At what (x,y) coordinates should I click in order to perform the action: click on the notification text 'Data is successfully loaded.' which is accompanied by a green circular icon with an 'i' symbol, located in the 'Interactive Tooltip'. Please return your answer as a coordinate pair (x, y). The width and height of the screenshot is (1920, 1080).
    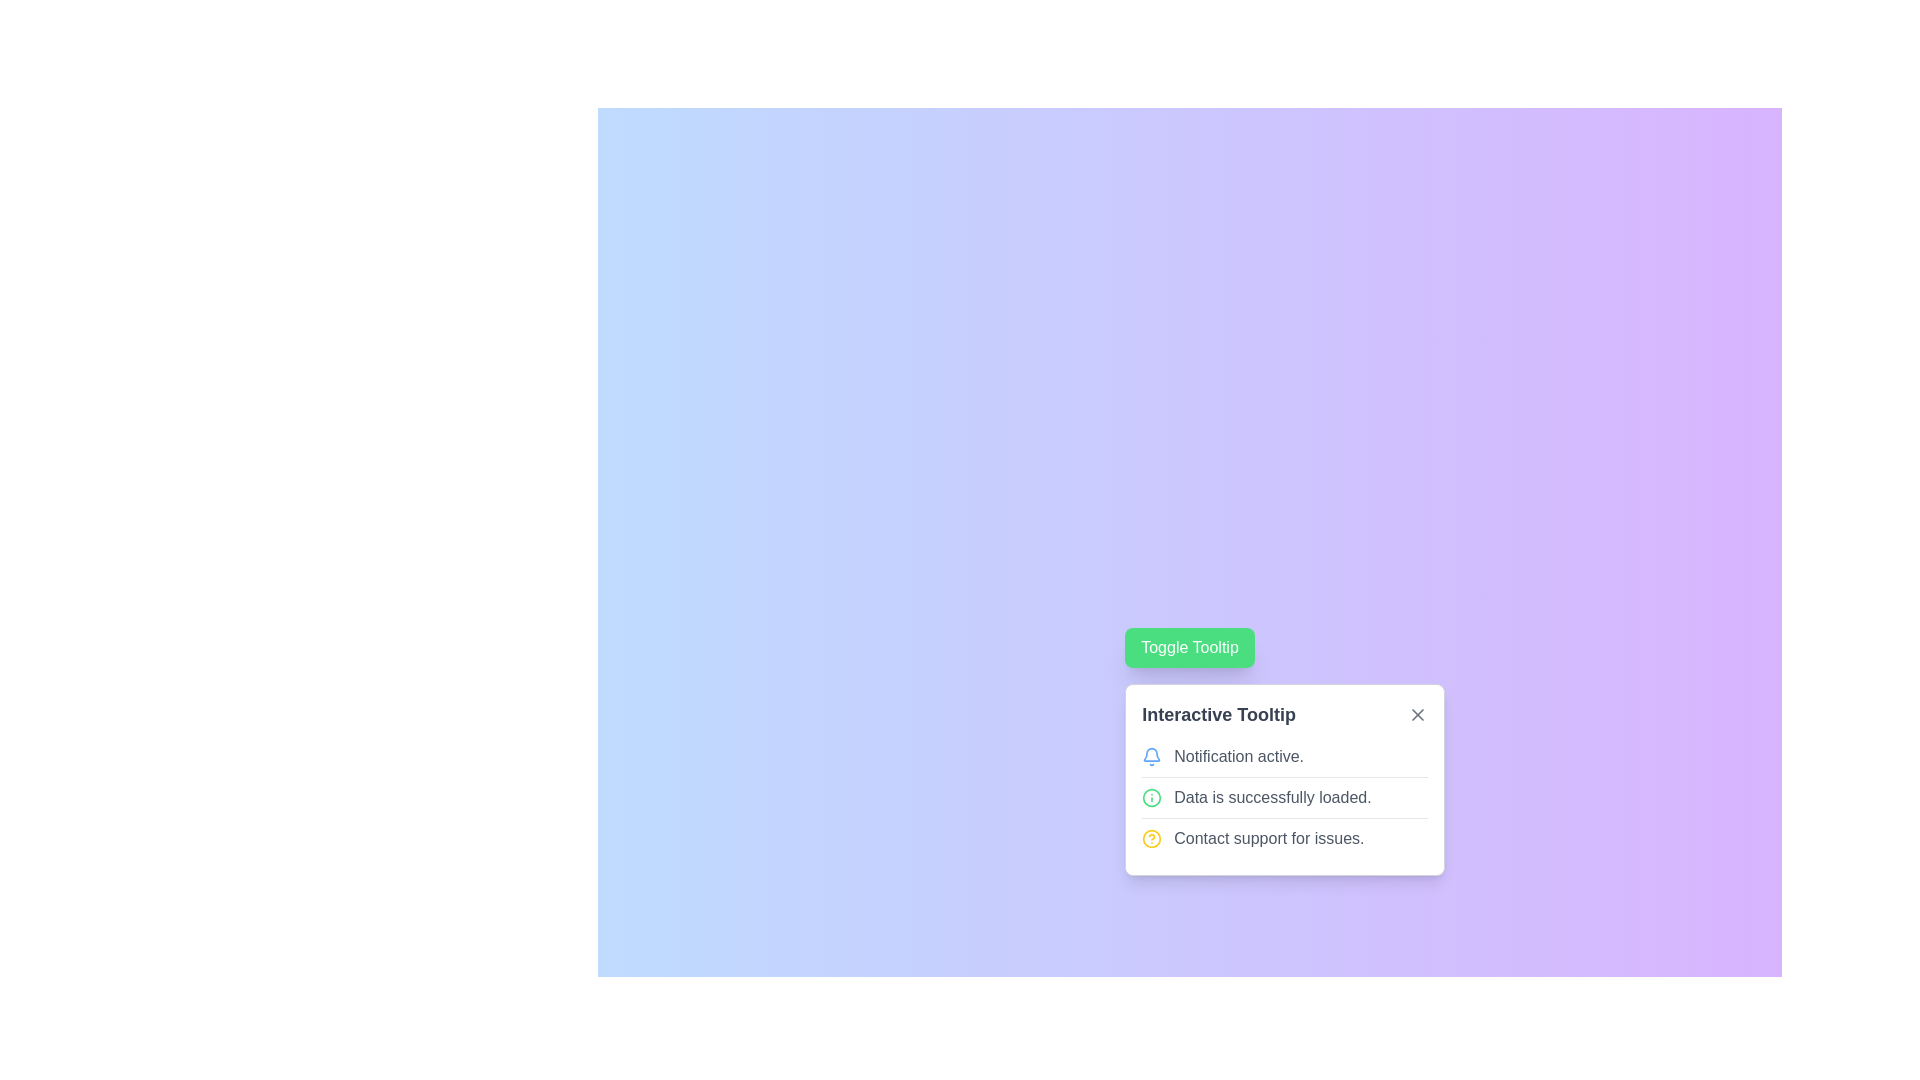
    Looking at the image, I should click on (1285, 796).